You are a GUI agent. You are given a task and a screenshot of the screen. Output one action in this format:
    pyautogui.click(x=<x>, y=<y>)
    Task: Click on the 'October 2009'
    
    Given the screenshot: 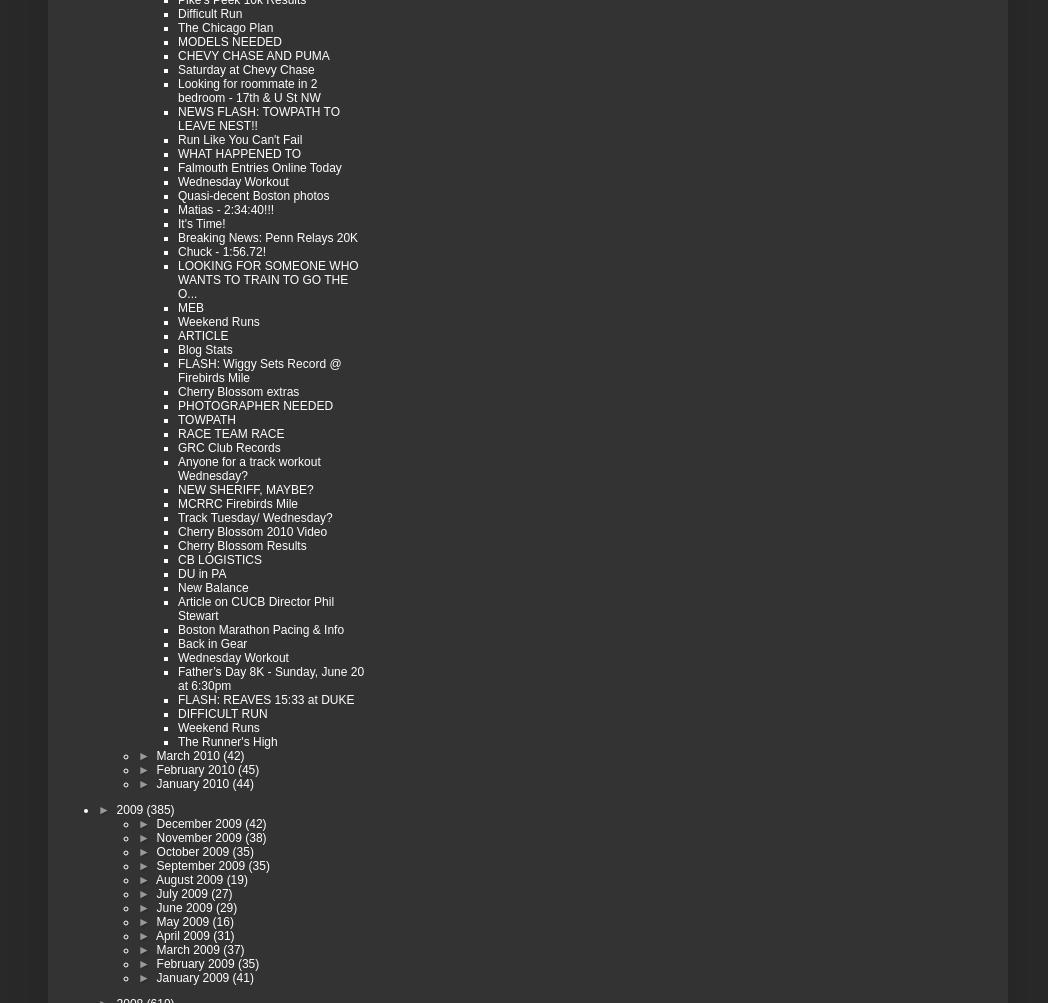 What is the action you would take?
    pyautogui.click(x=192, y=851)
    